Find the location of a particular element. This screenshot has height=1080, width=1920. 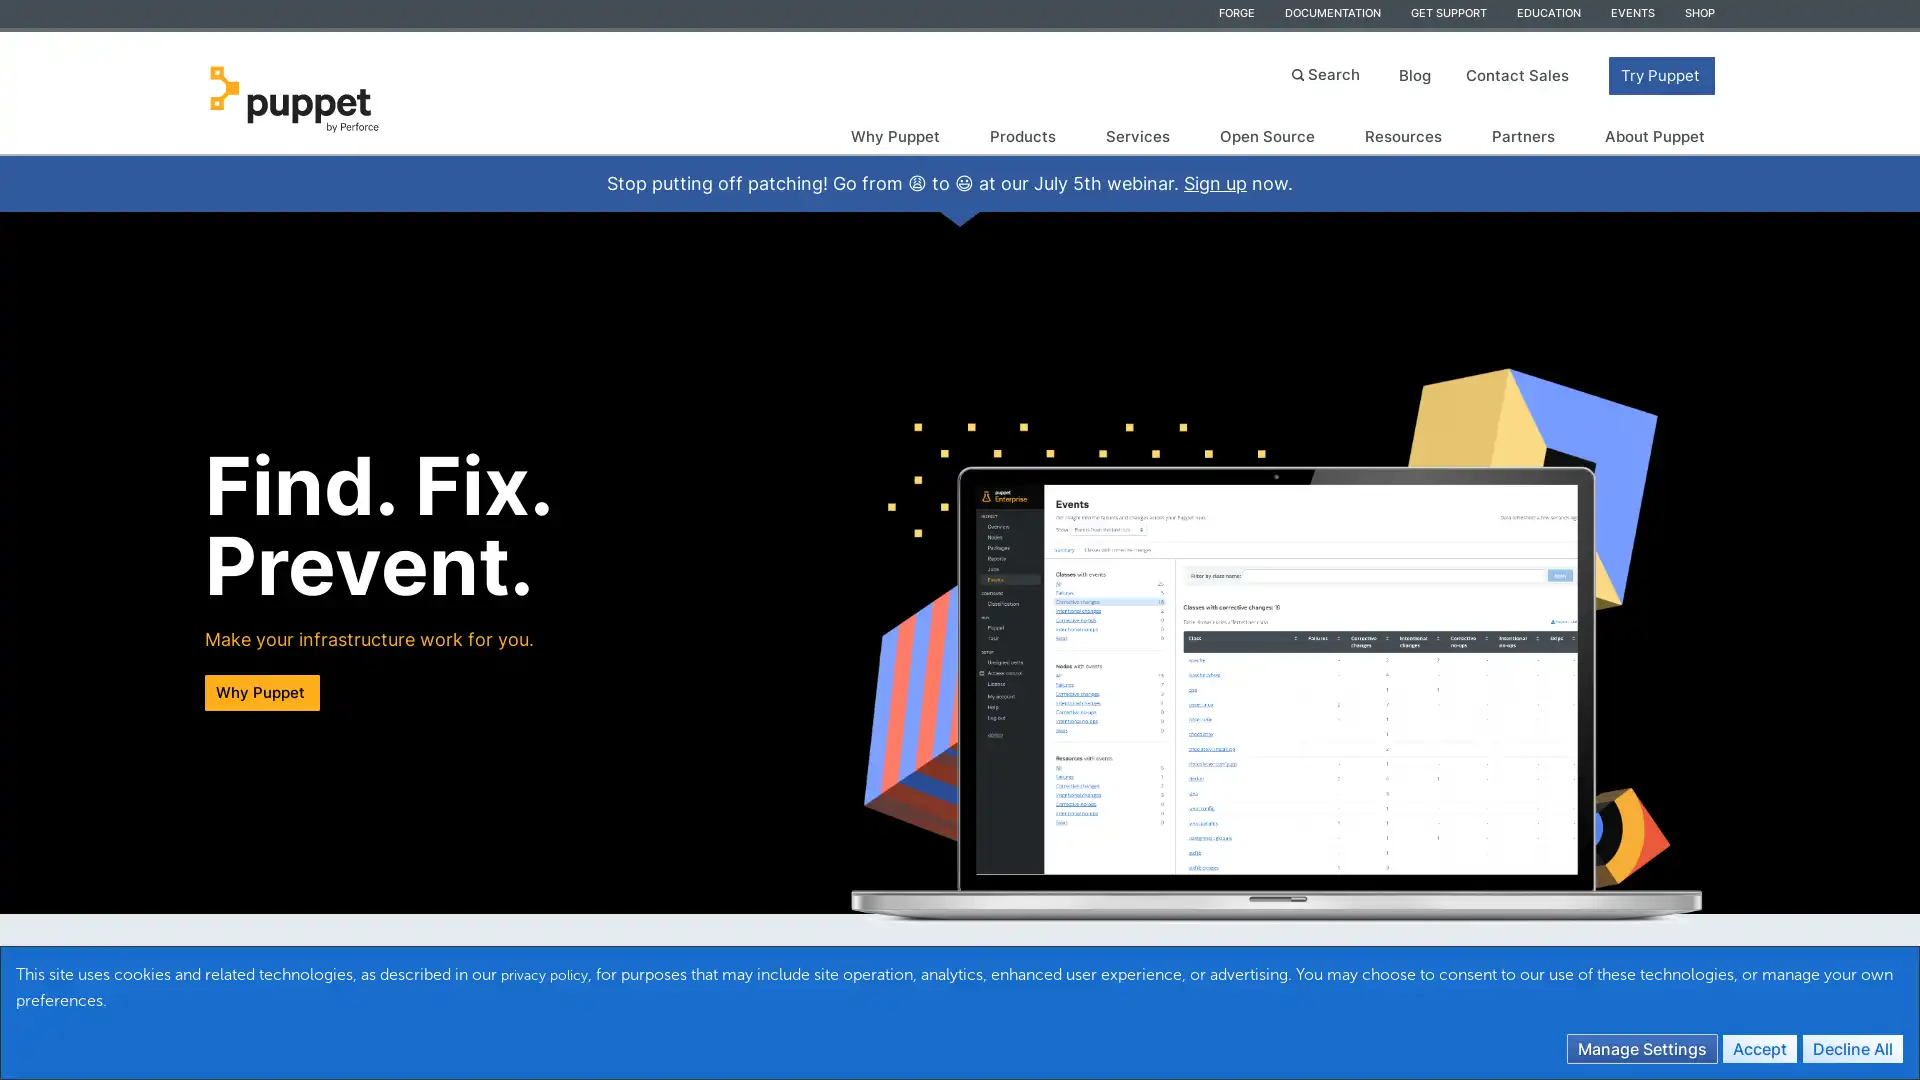

Decline All is located at coordinates (1851, 1047).